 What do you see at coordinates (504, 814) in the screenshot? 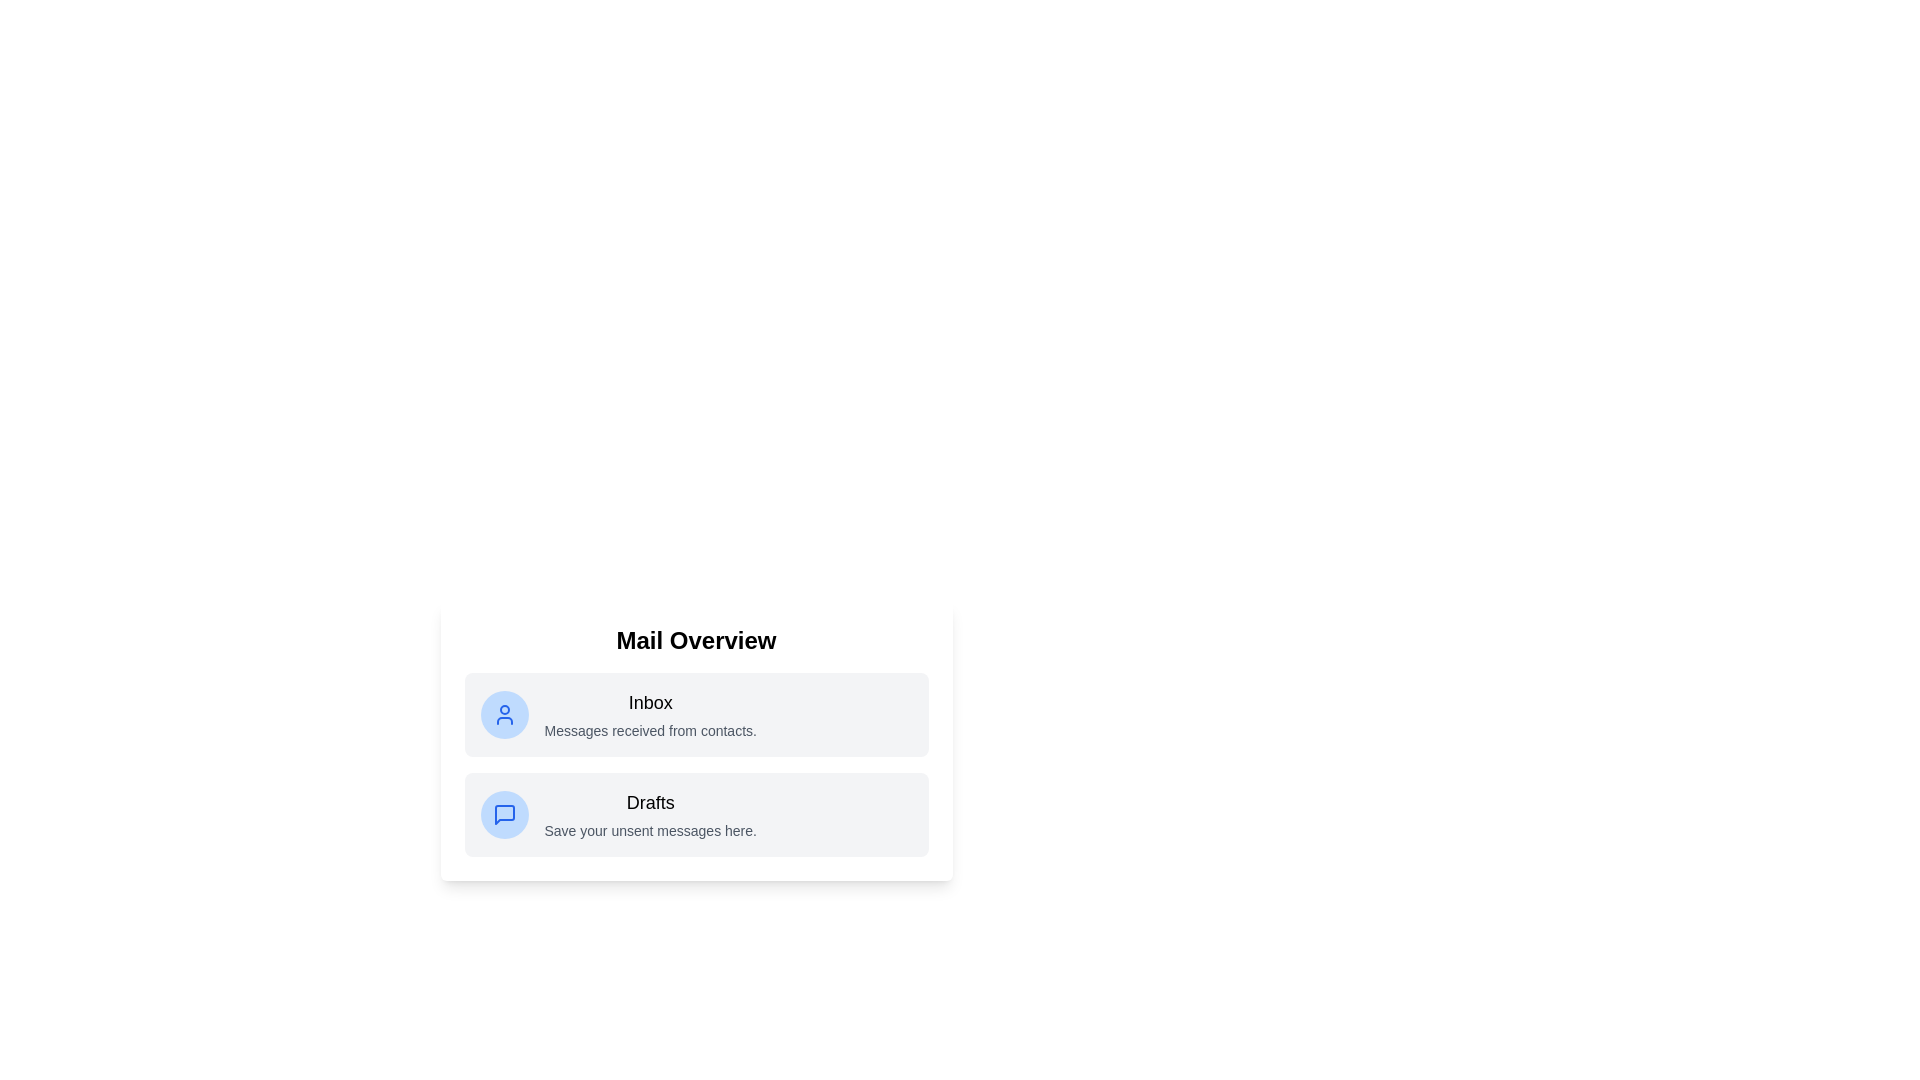
I see `the icon for the Drafts list item` at bounding box center [504, 814].